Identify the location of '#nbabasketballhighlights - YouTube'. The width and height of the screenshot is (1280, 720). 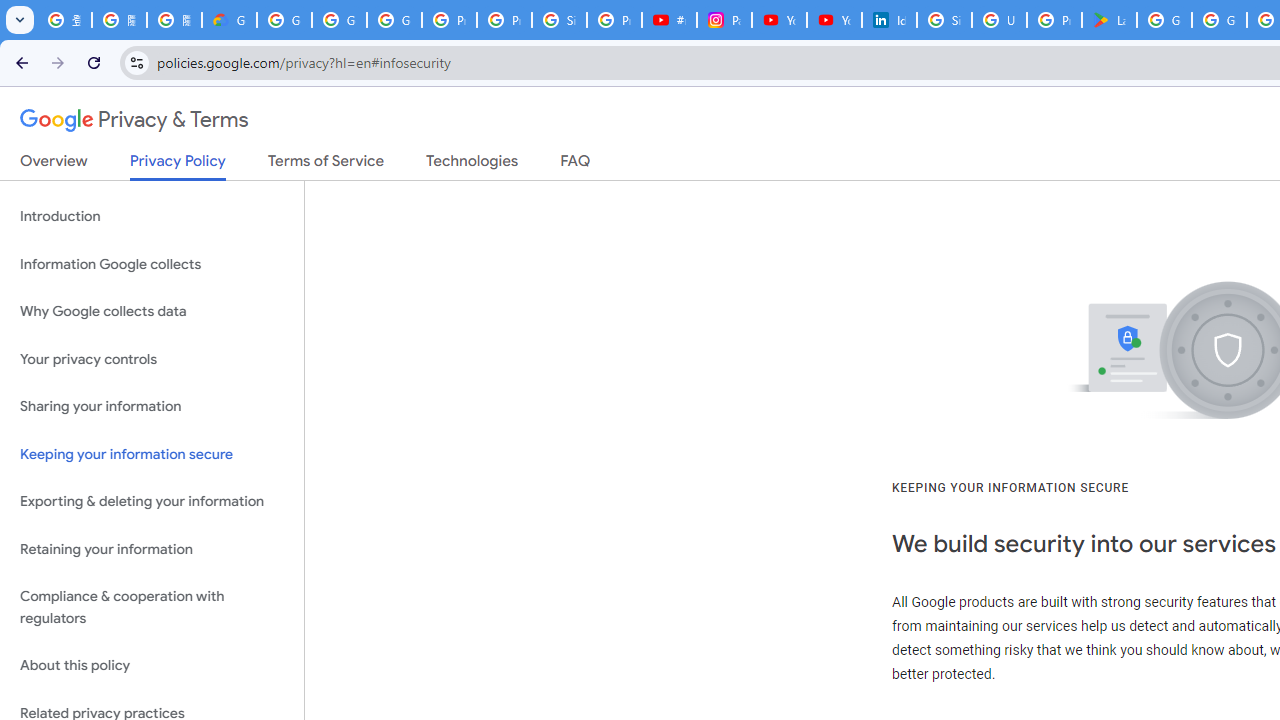
(670, 20).